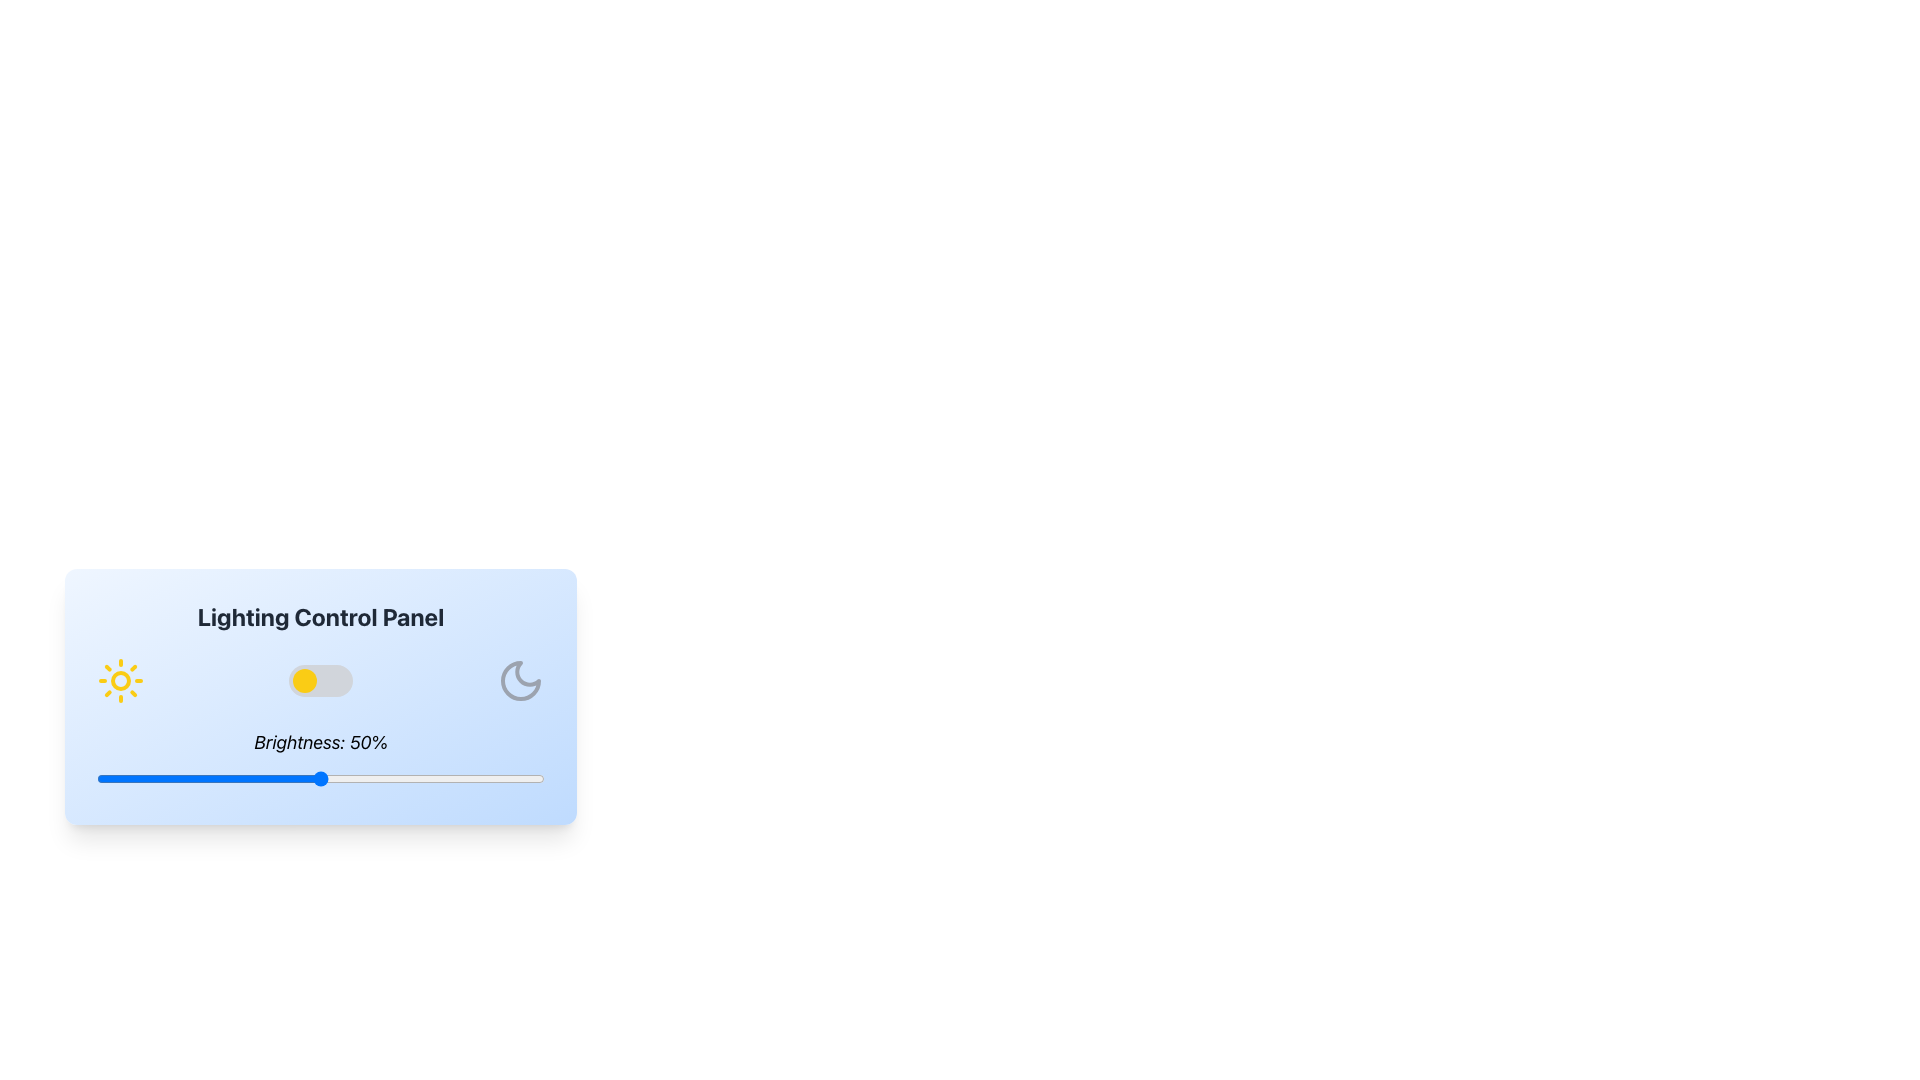 The image size is (1920, 1080). What do you see at coordinates (321, 680) in the screenshot?
I see `the toggle switch in the center of the 'Lighting Control Panel' interface` at bounding box center [321, 680].